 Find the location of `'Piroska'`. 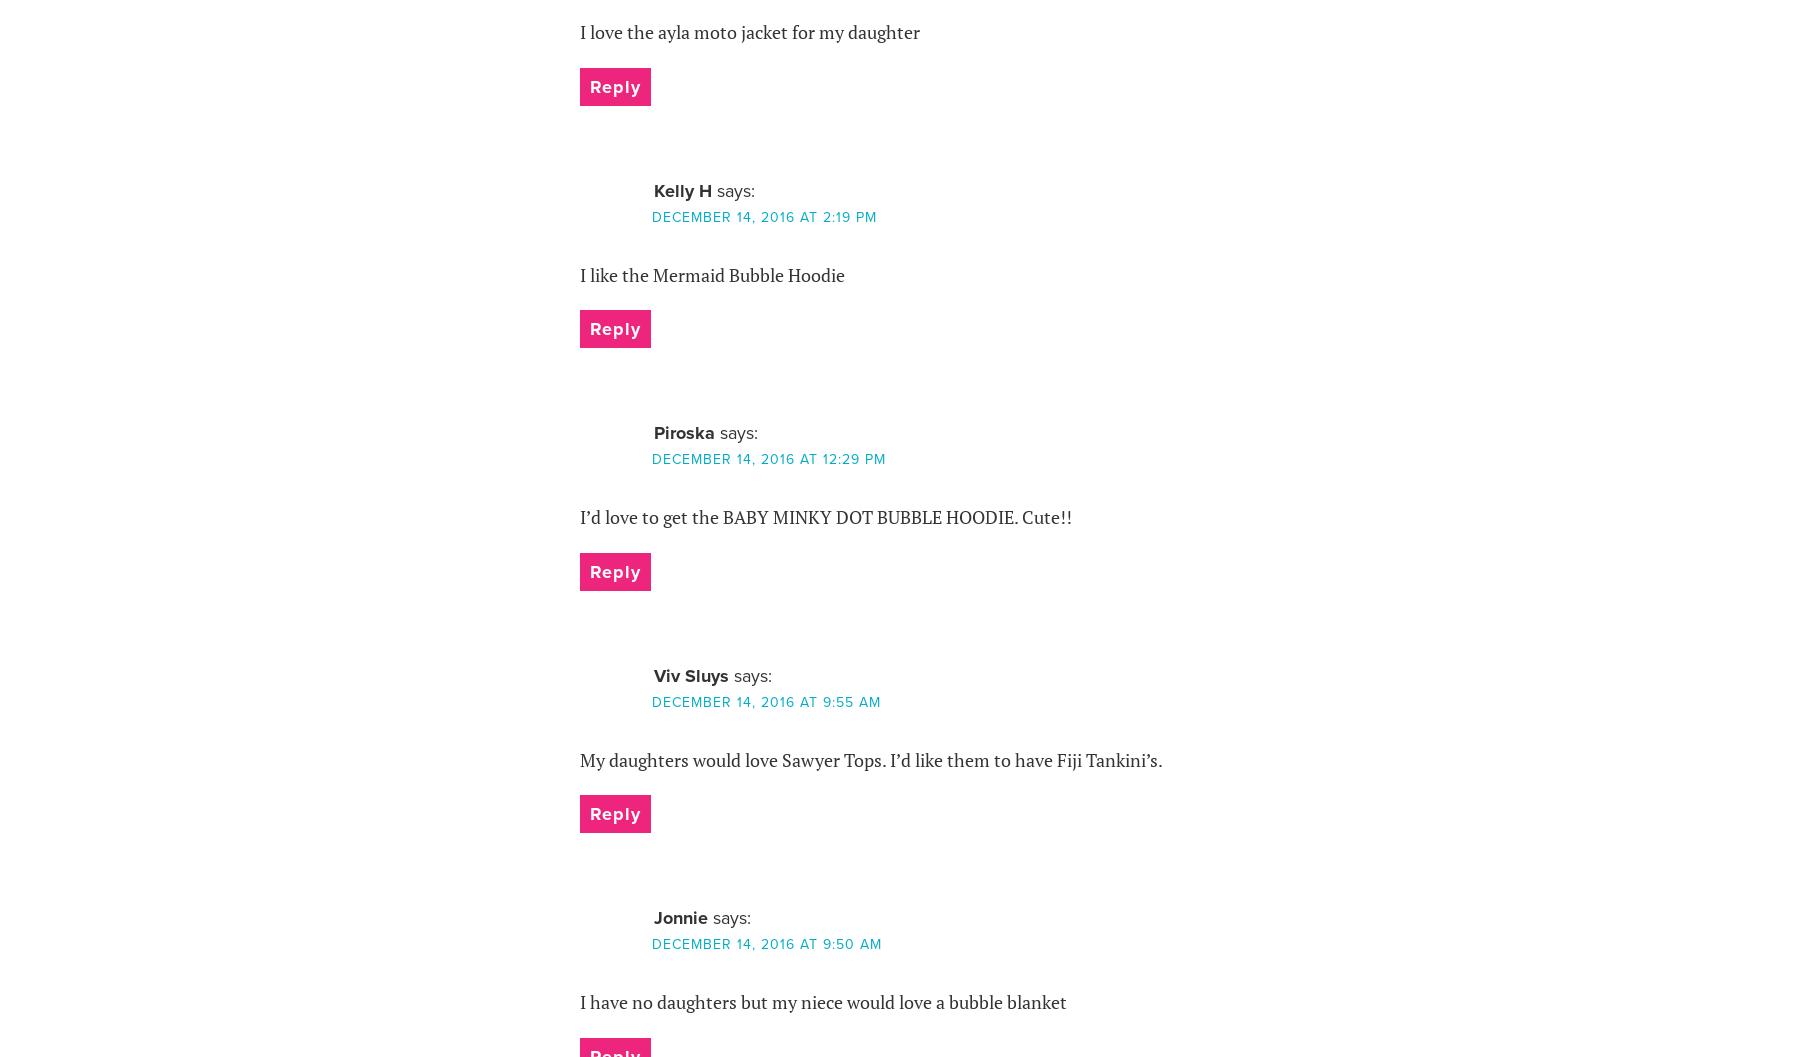

'Piroska' is located at coordinates (682, 431).